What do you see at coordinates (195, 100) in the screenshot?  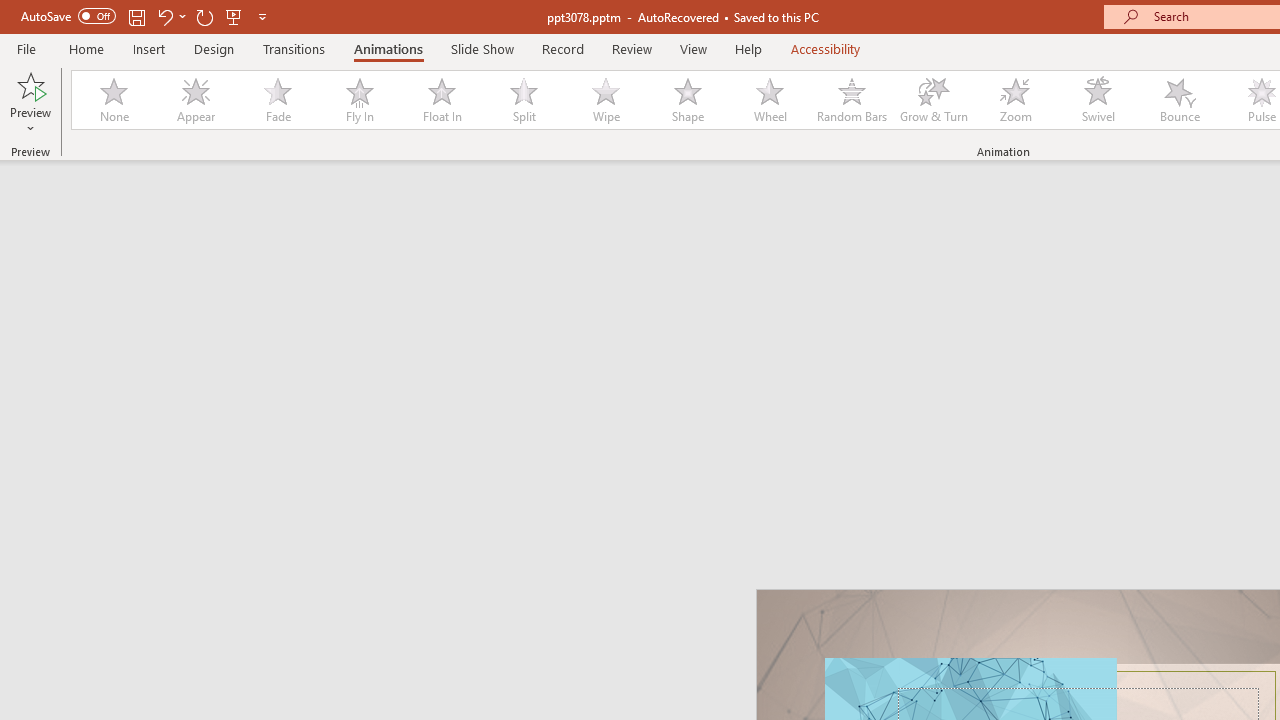 I see `'Appear'` at bounding box center [195, 100].